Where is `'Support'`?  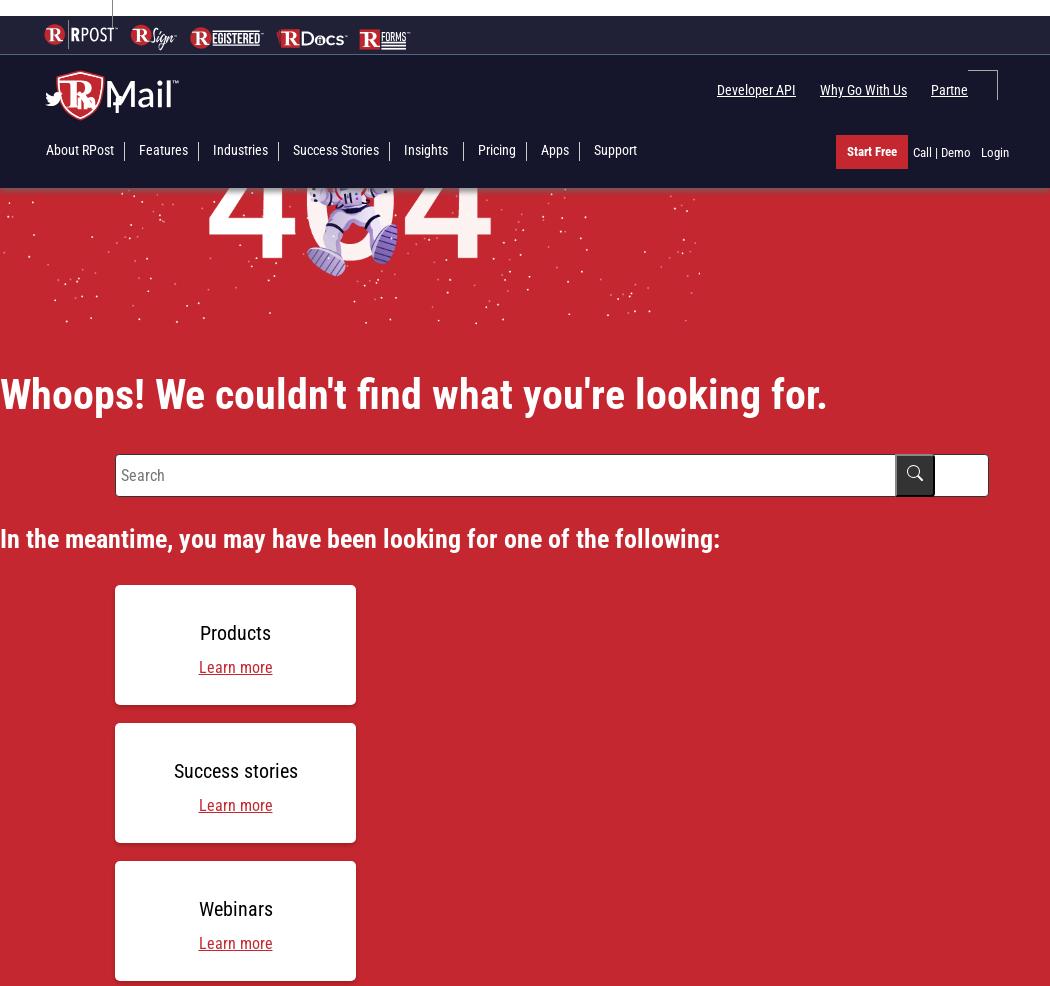 'Support' is located at coordinates (615, 149).